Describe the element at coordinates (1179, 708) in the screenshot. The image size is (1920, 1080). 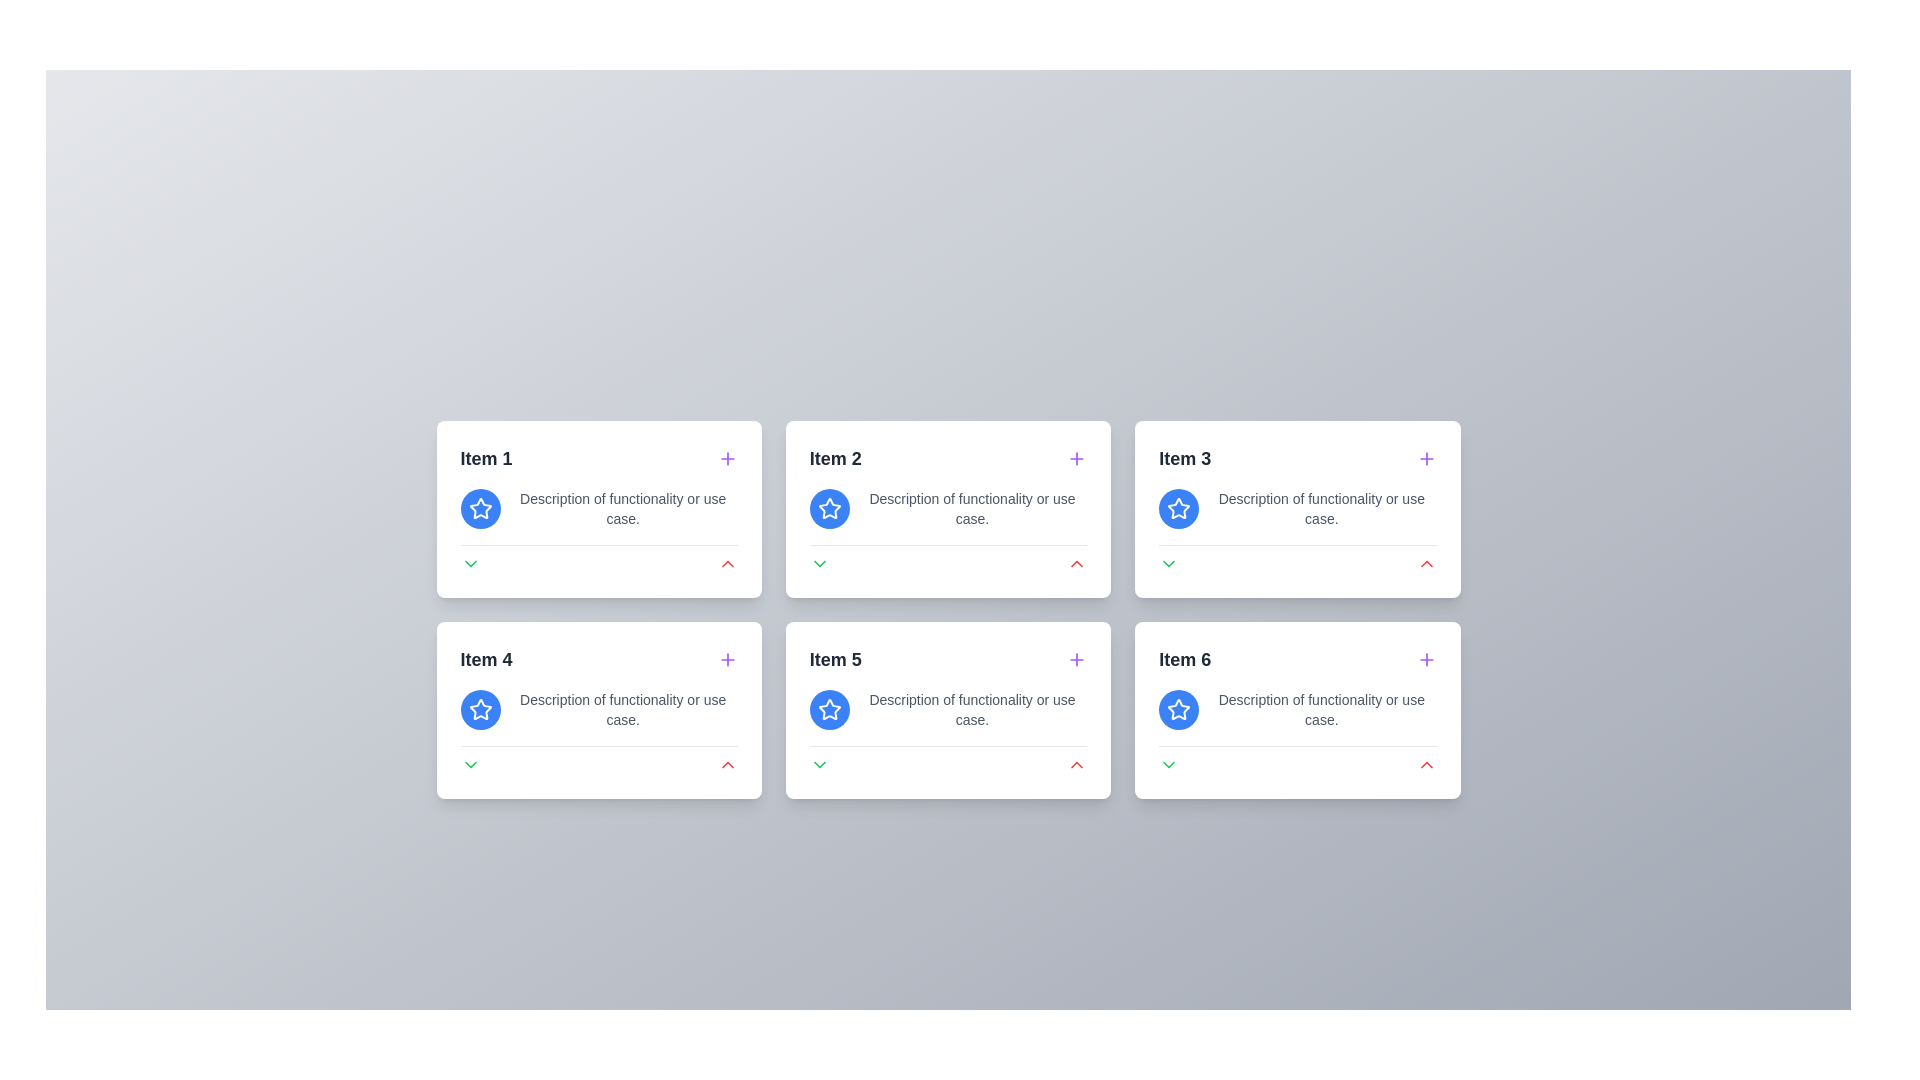
I see `the Icon button located in the top-left section of the card labeled 'Item 6', which is aligned with the text 'Description of functionality or use case.'` at that location.